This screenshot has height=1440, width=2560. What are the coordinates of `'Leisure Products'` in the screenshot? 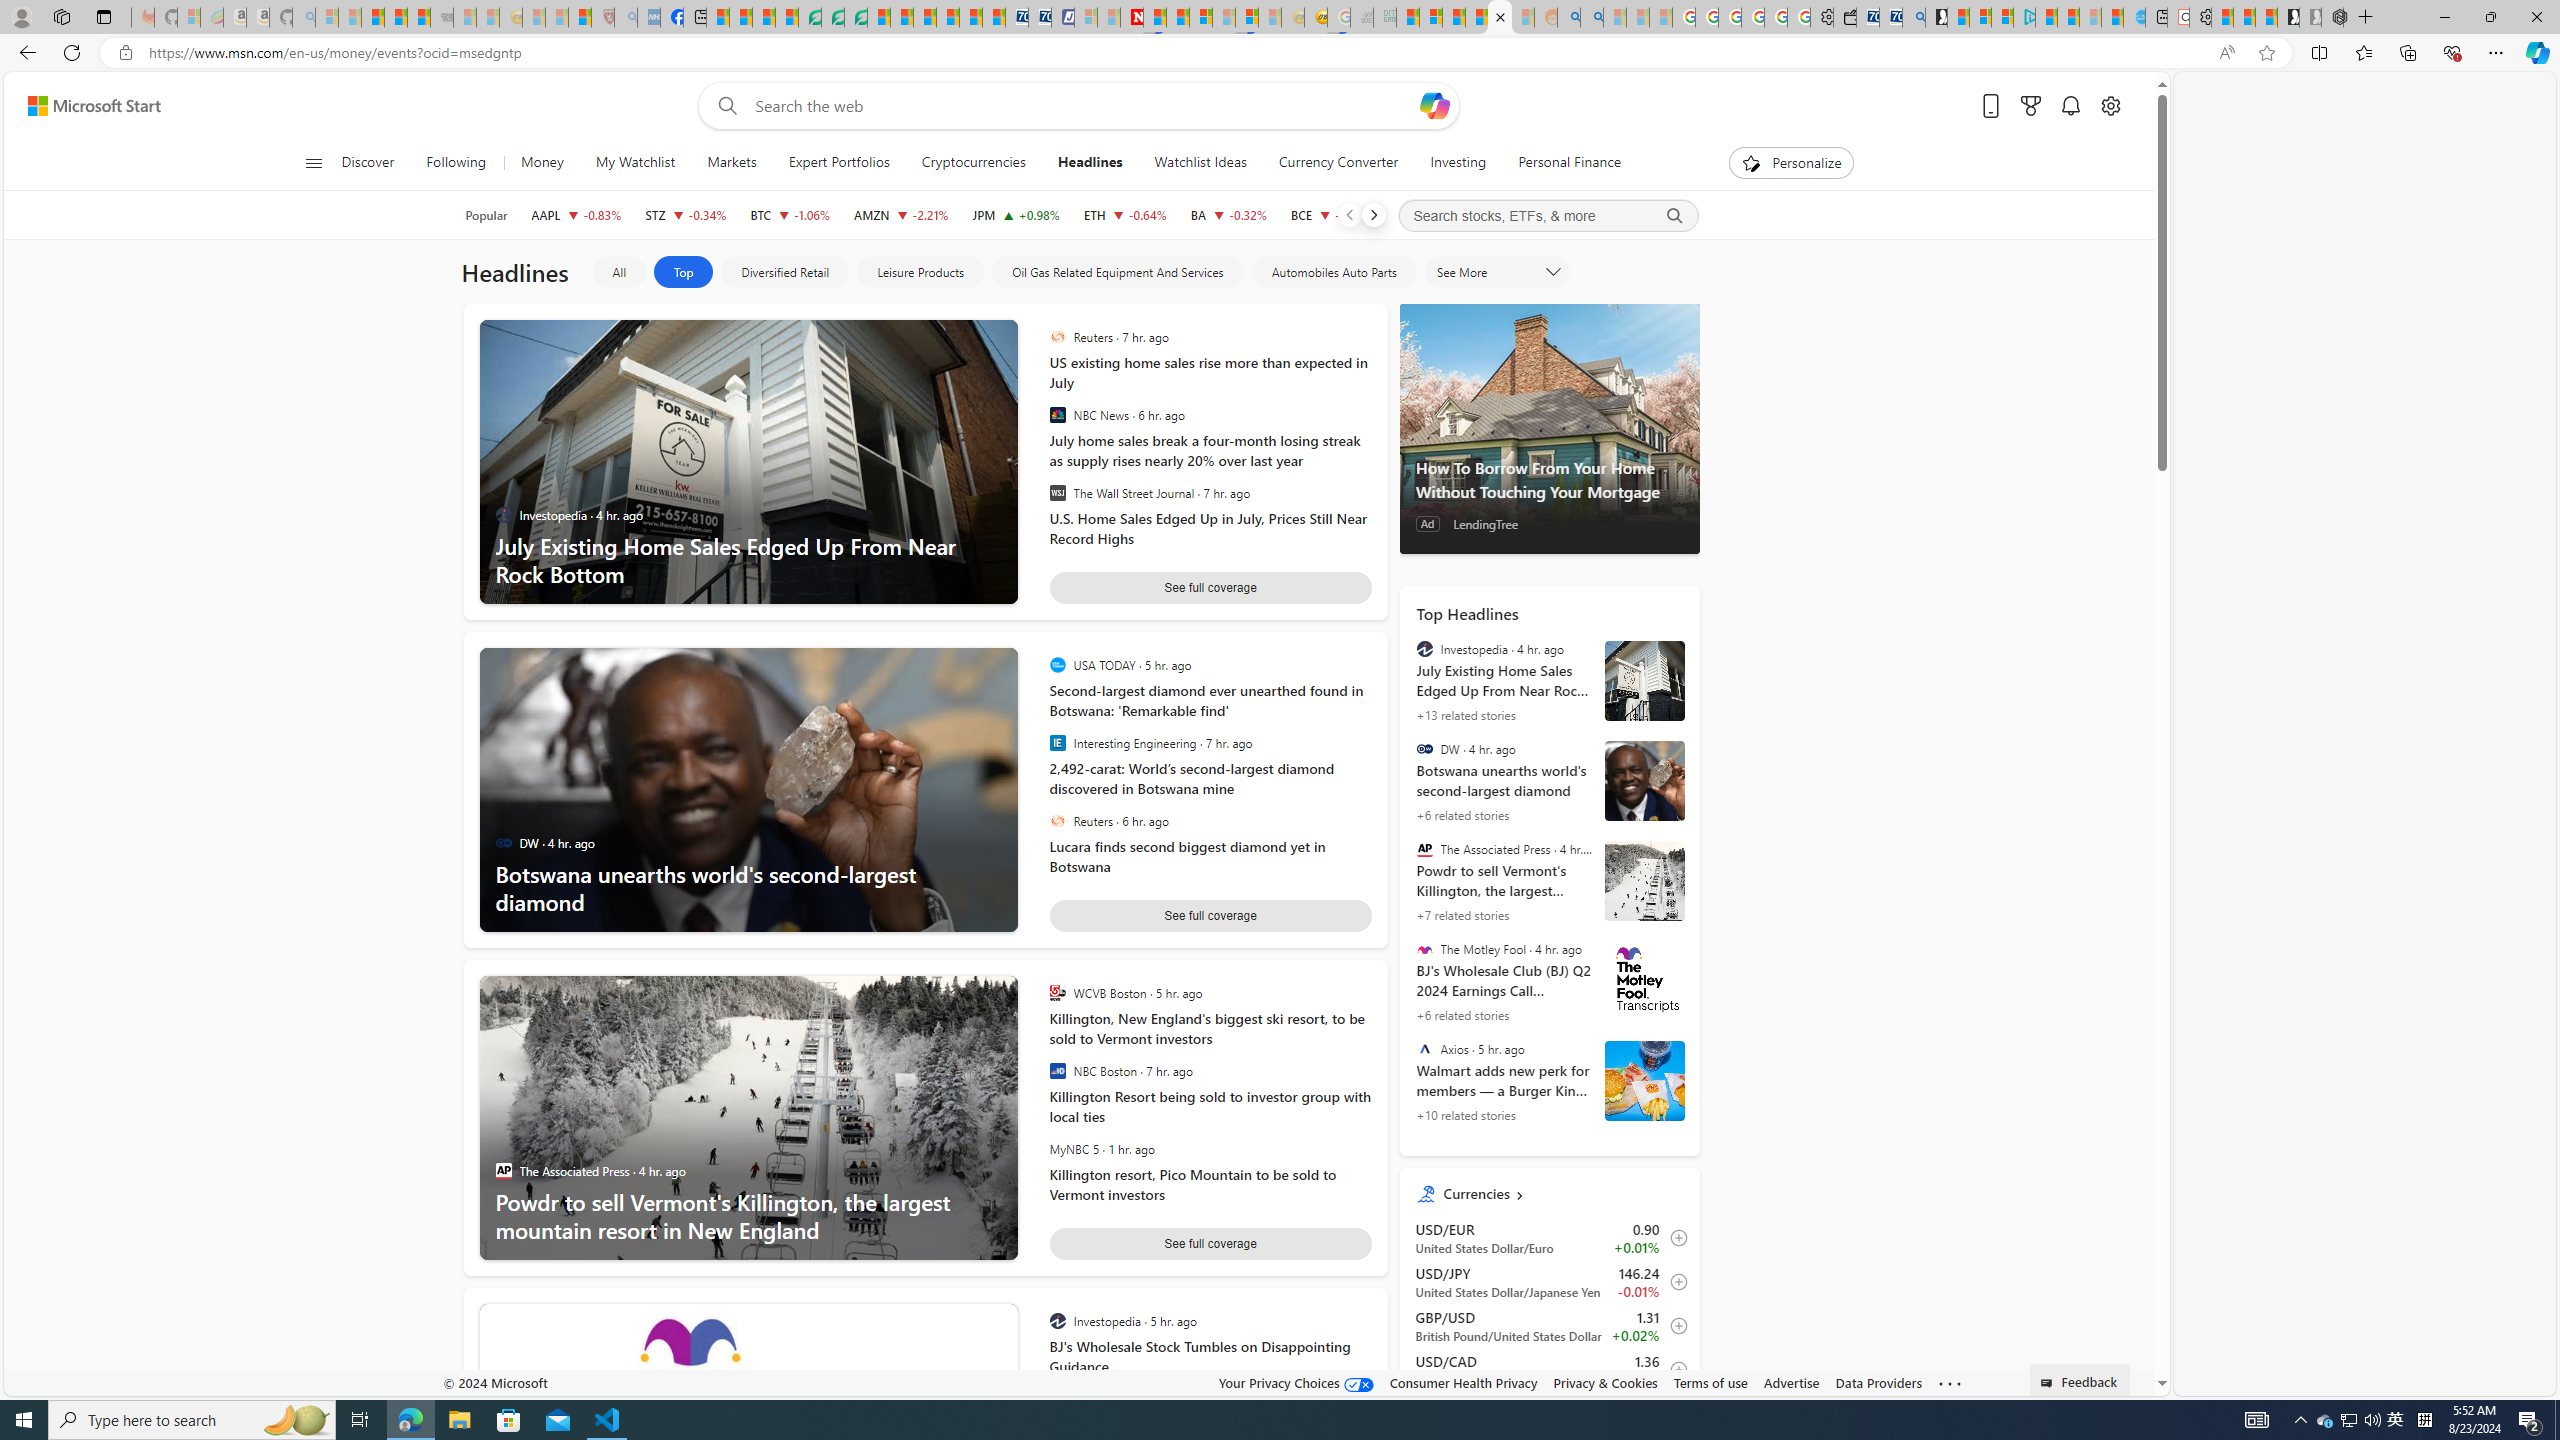 It's located at (921, 271).